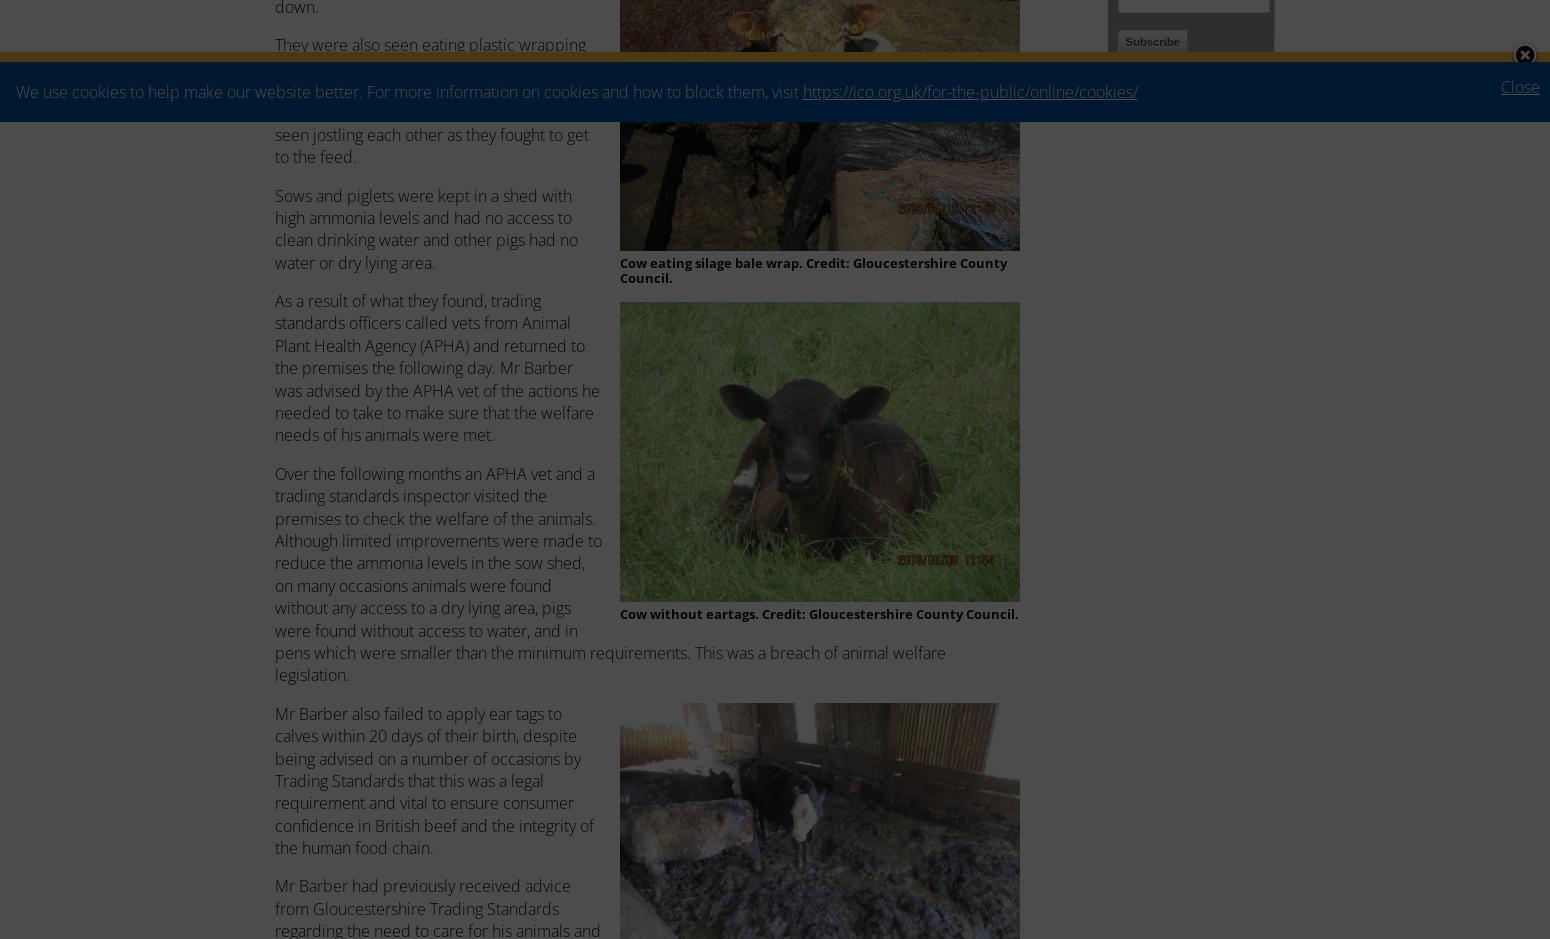 This screenshot has width=1550, height=939. Describe the element at coordinates (437, 367) in the screenshot. I see `'As a result of what they found, trading standards officers called vets from Animal Plant Health Agency (APHA) and returned to  the premises the following day. Mr Barber was advised by the APHA vet of the actions he needed to take to make sure that the welfare needs of his animals were met.'` at that location.